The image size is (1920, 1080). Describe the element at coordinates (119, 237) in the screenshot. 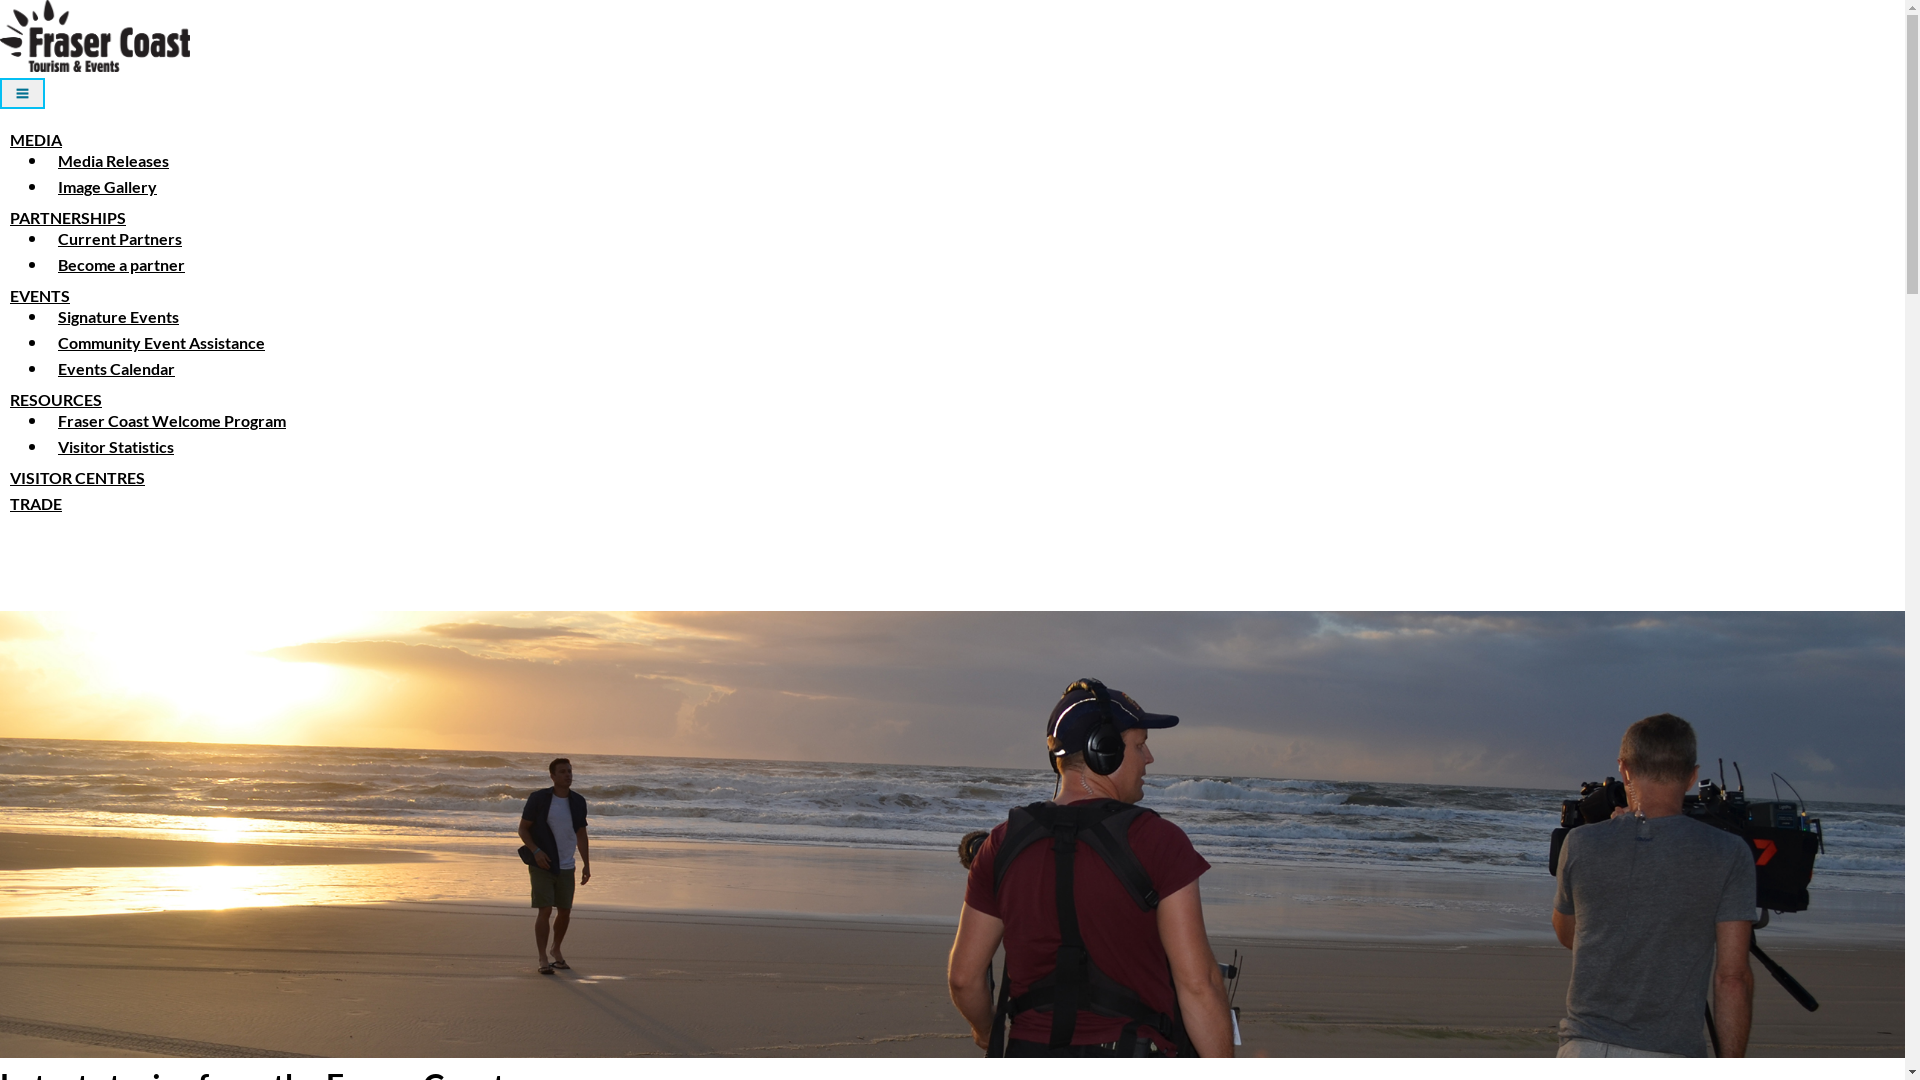

I see `'Current Partners'` at that location.